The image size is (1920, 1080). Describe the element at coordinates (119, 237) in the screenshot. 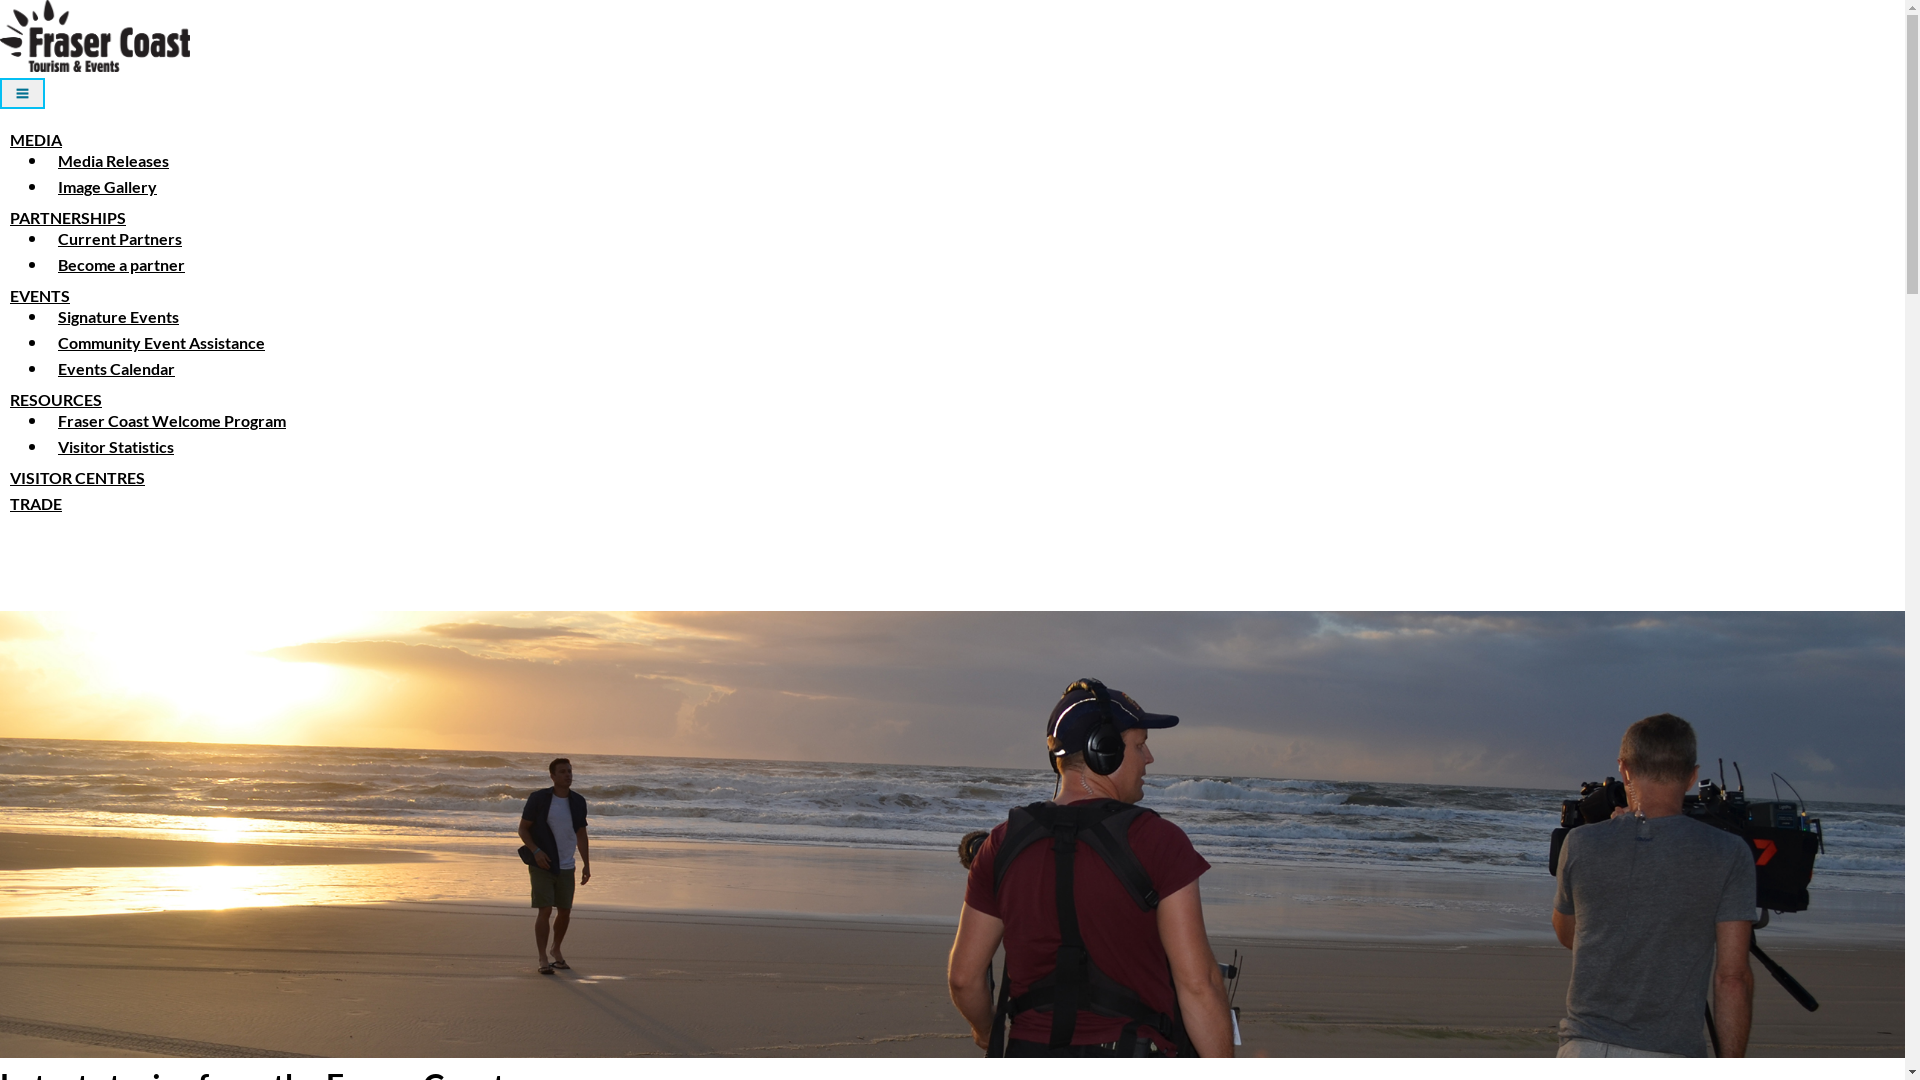

I see `'Current Partners'` at that location.